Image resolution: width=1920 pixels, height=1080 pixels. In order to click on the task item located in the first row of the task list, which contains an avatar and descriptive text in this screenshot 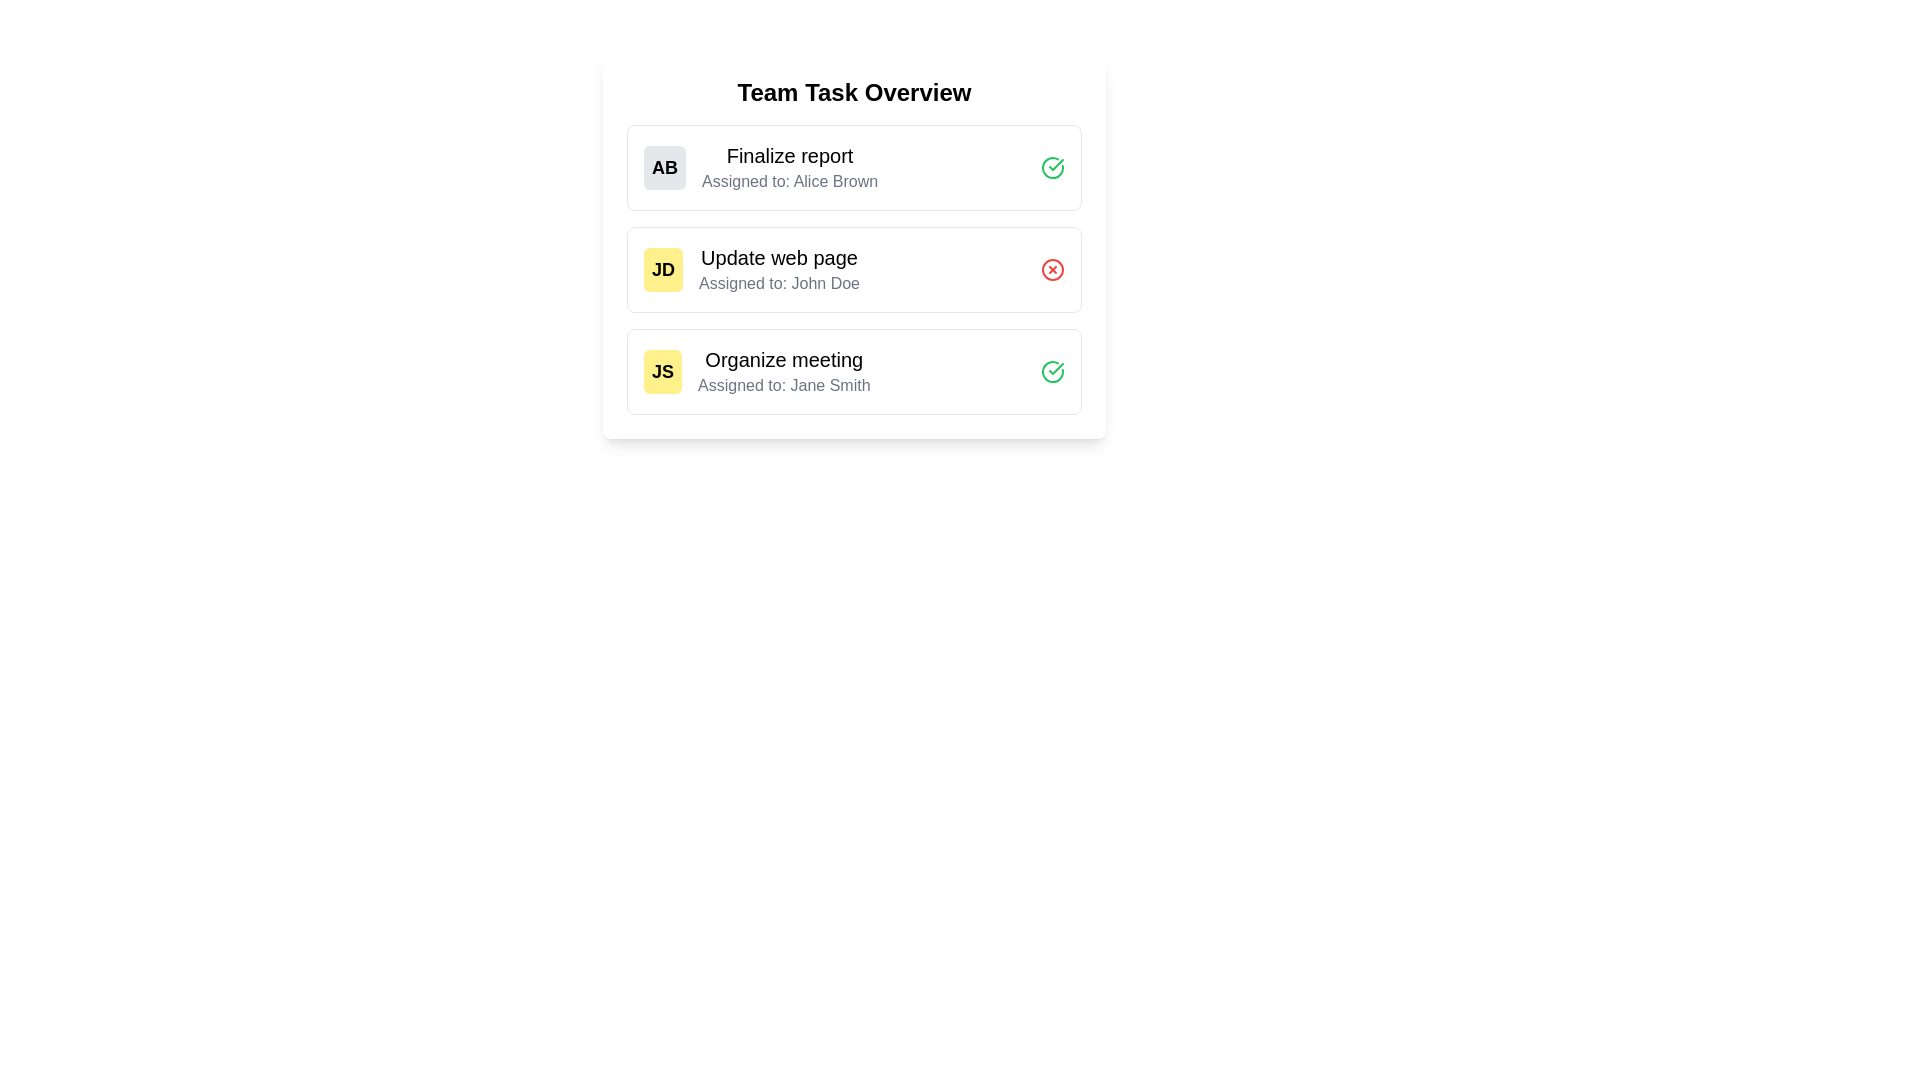, I will do `click(760, 167)`.